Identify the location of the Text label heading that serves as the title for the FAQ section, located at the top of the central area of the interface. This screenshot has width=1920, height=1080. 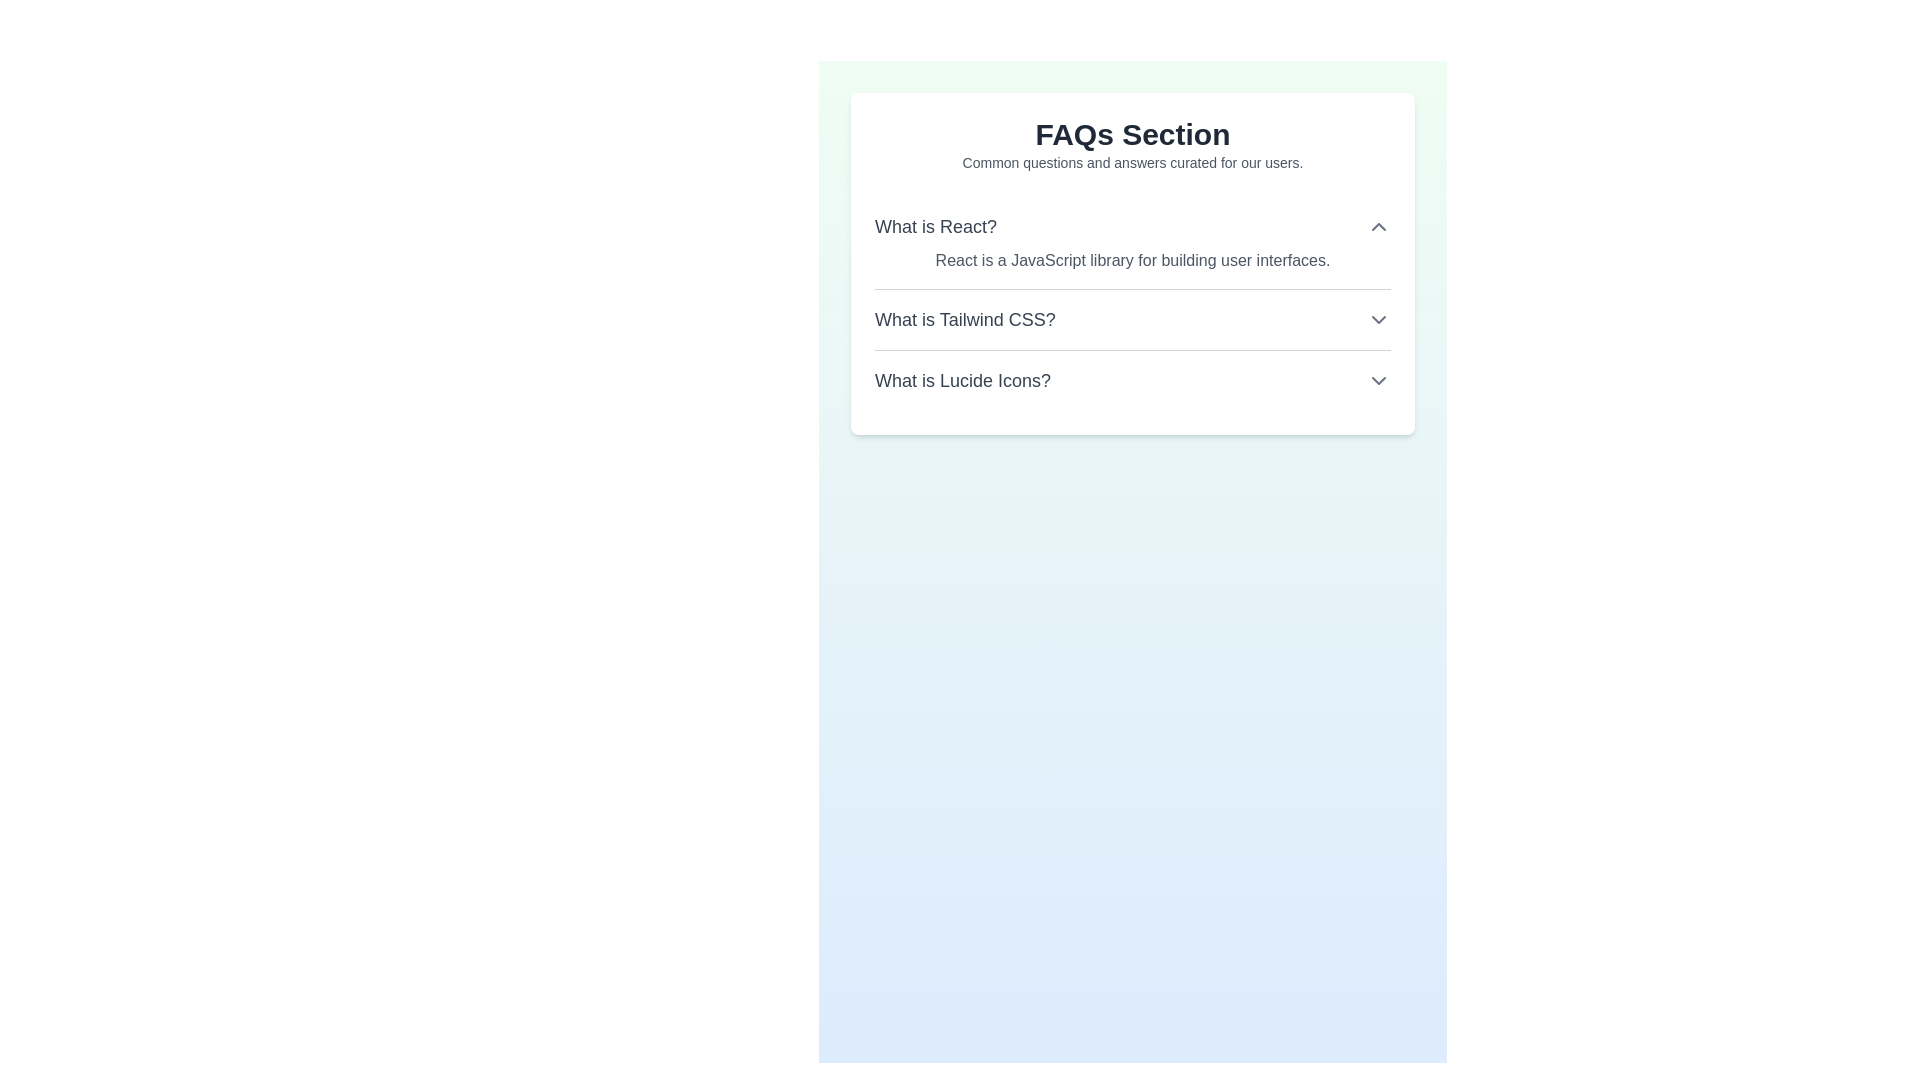
(1132, 135).